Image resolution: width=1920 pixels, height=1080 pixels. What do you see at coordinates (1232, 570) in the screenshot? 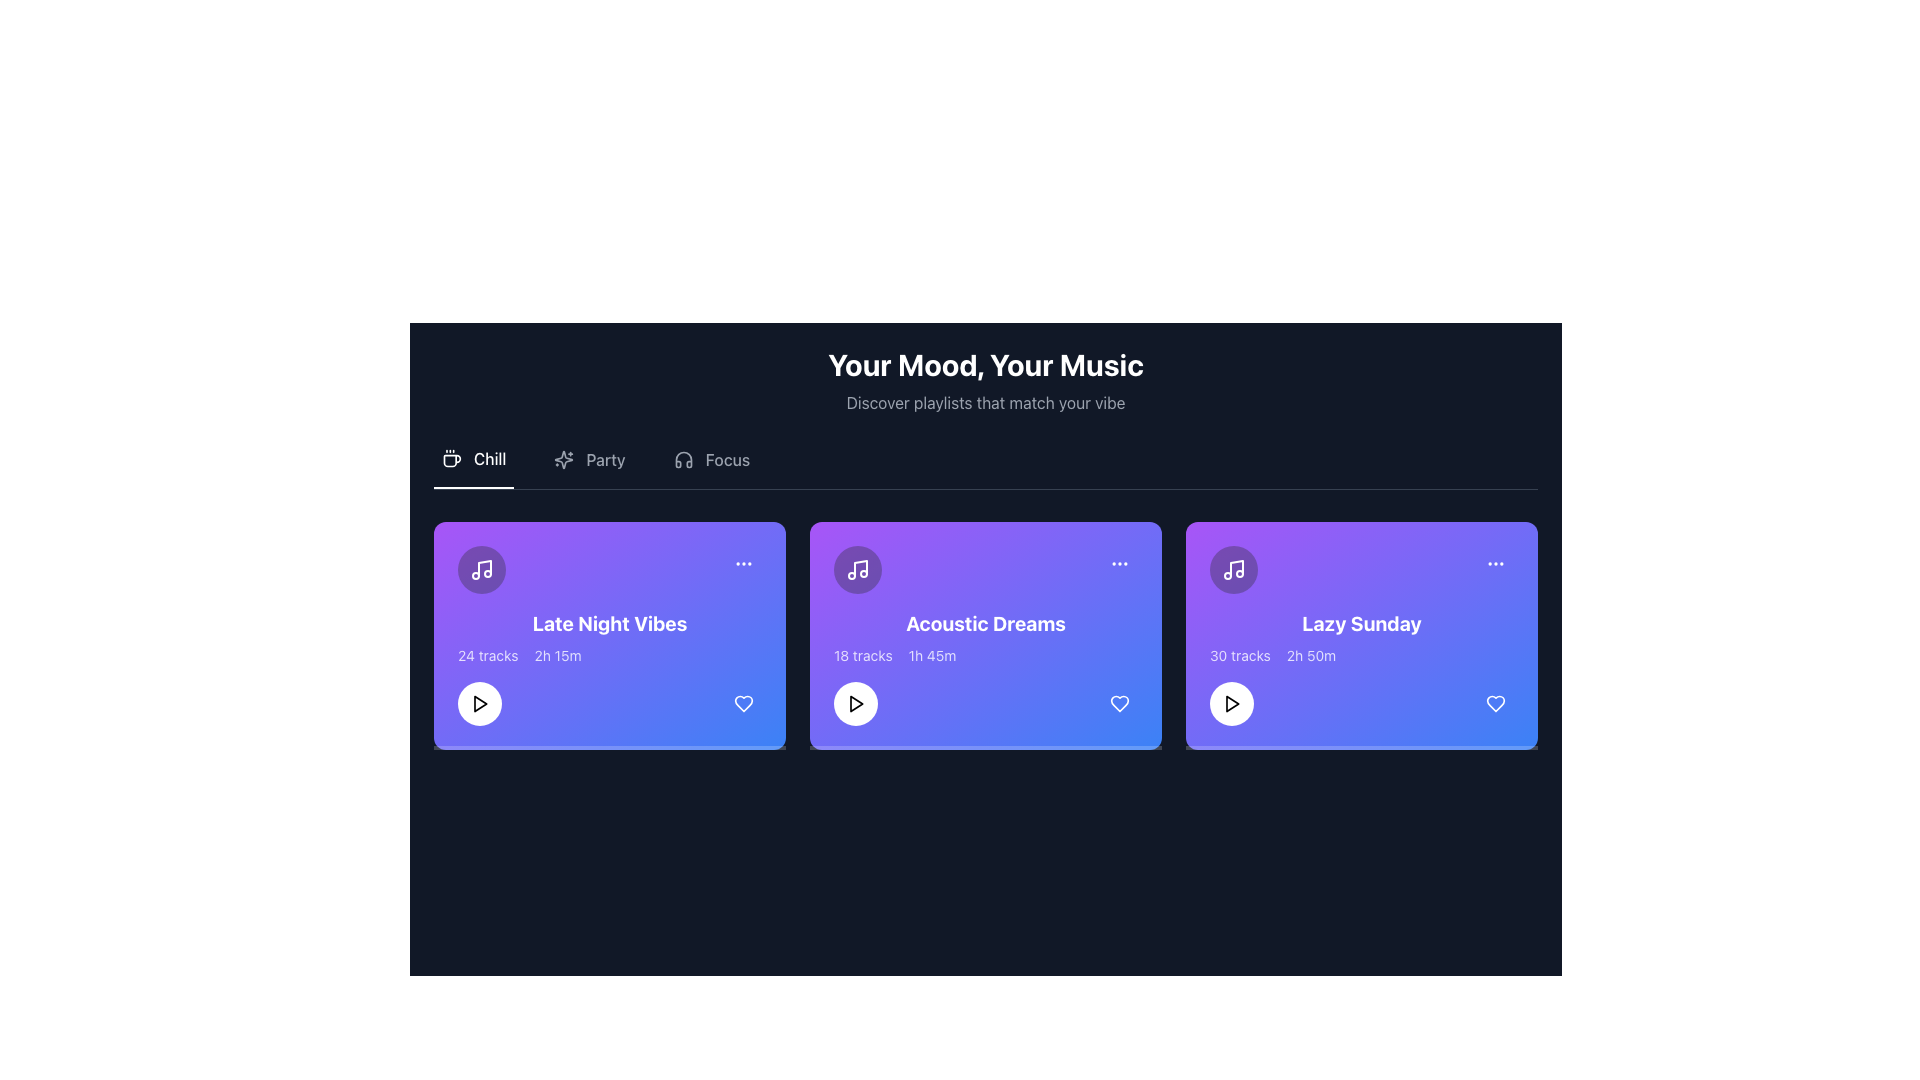
I see `the circular icon with a black background and white music note symbol located at the top-left corner of the 'Lazy Sunday' playlist card` at bounding box center [1232, 570].